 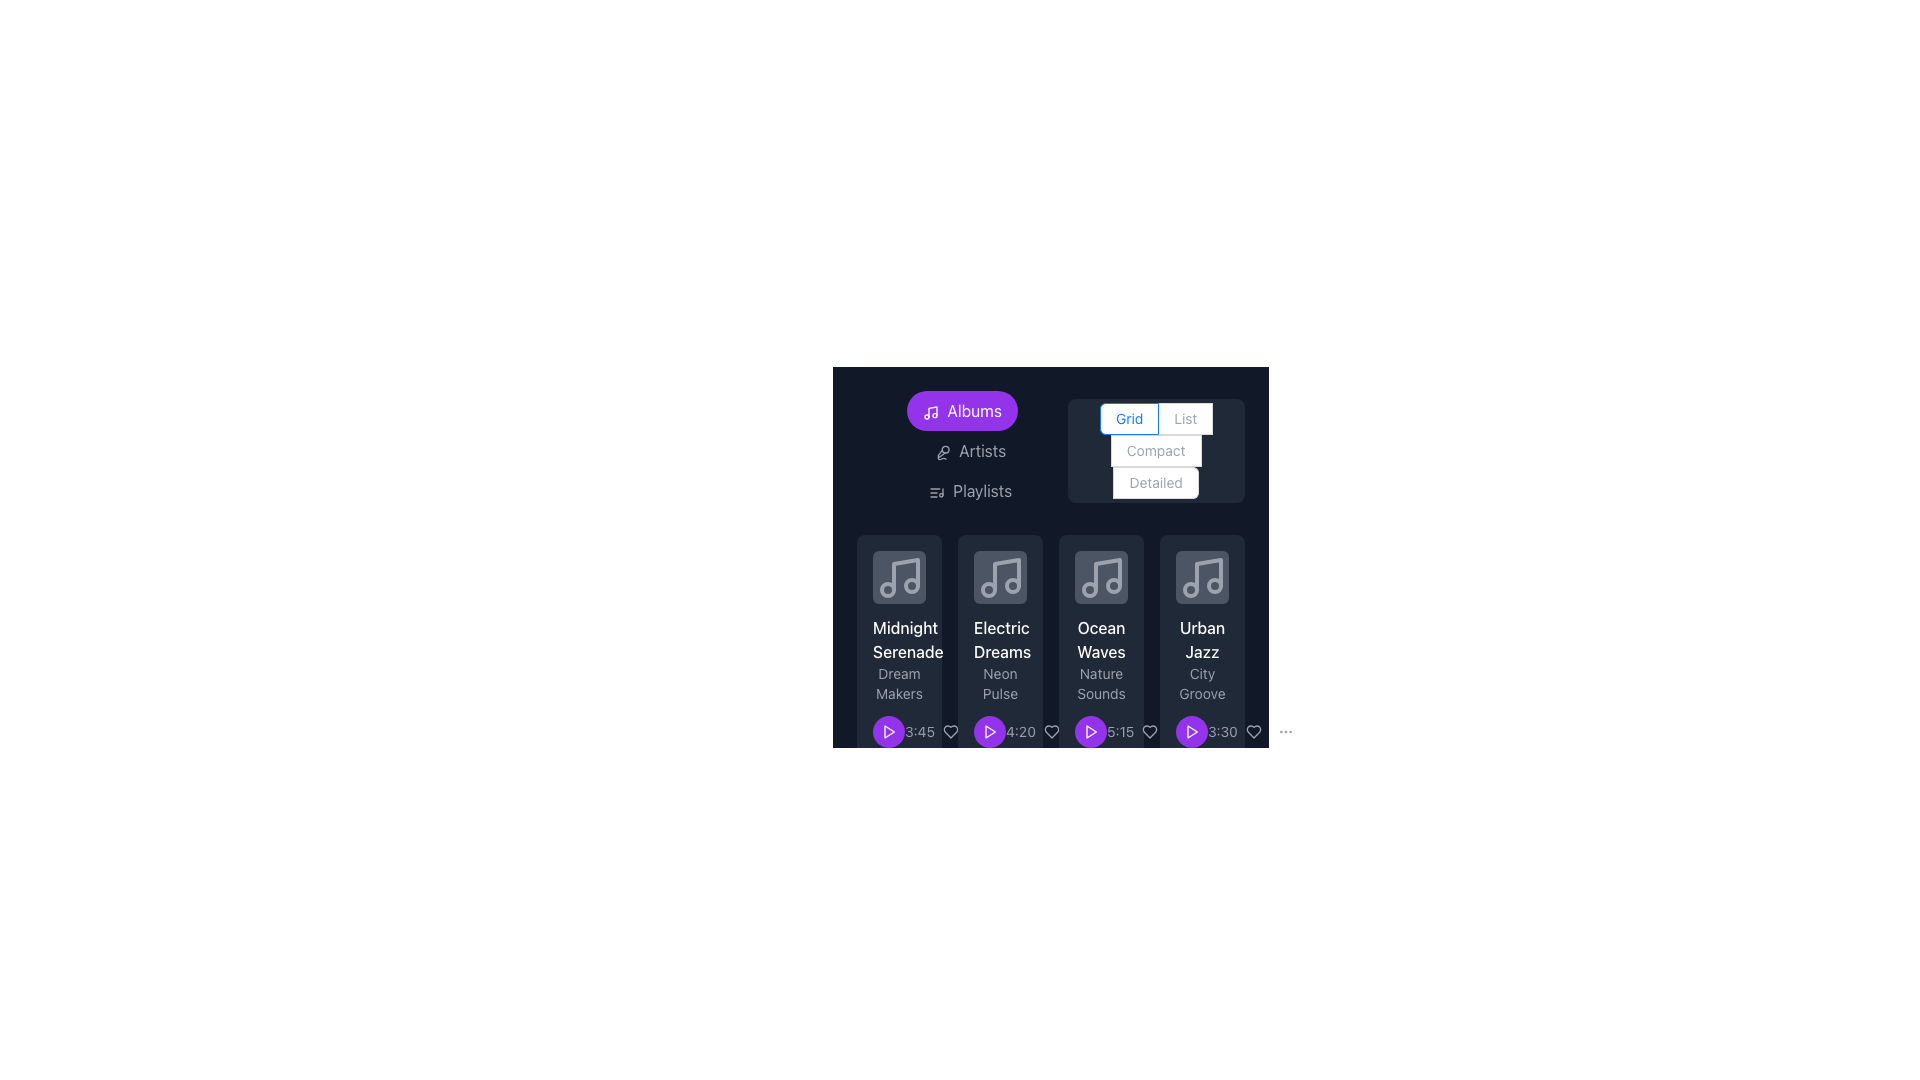 I want to click on the ellipsis icon represented by three small gray dots within a circular button located at the bottom right corner of the 'Urban Jazz' album card, so click(x=1182, y=732).